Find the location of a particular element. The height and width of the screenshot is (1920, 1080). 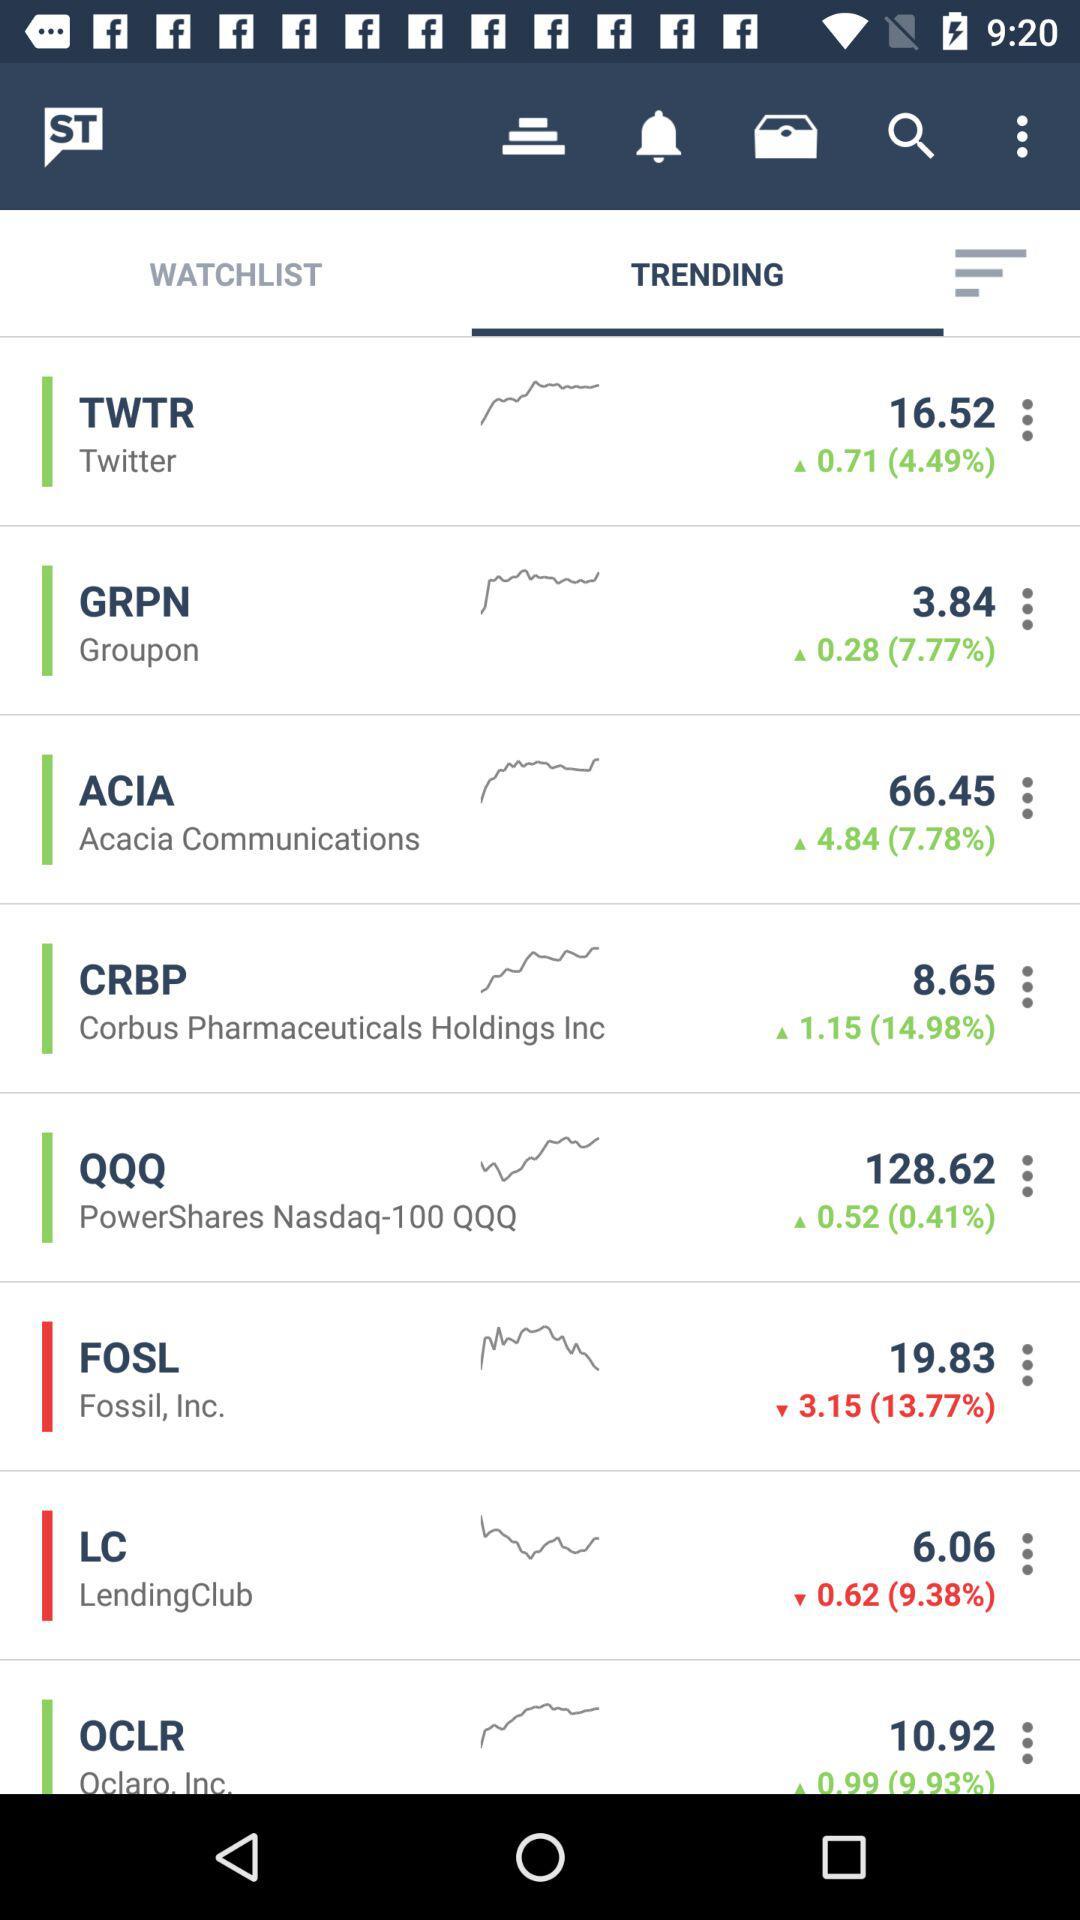

the item above the trending item is located at coordinates (659, 135).